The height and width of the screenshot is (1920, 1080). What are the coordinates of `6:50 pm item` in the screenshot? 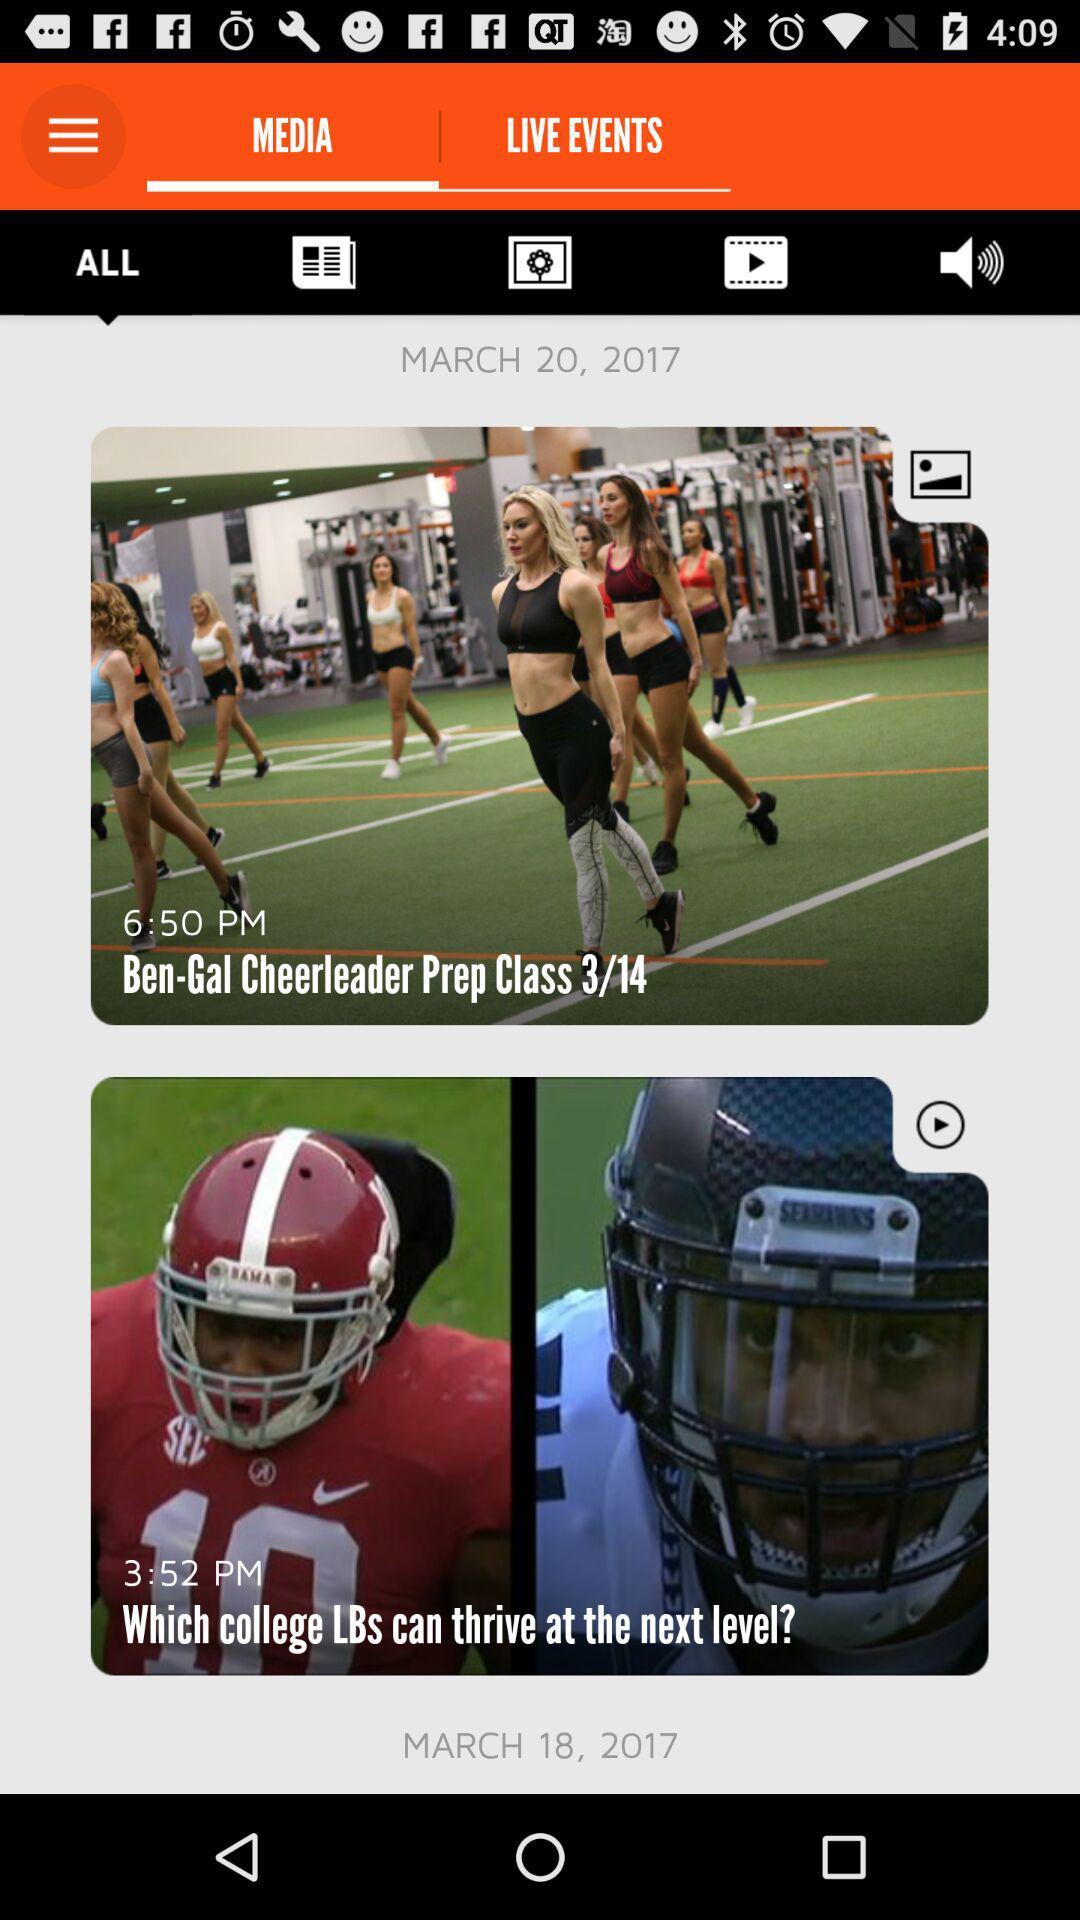 It's located at (195, 920).